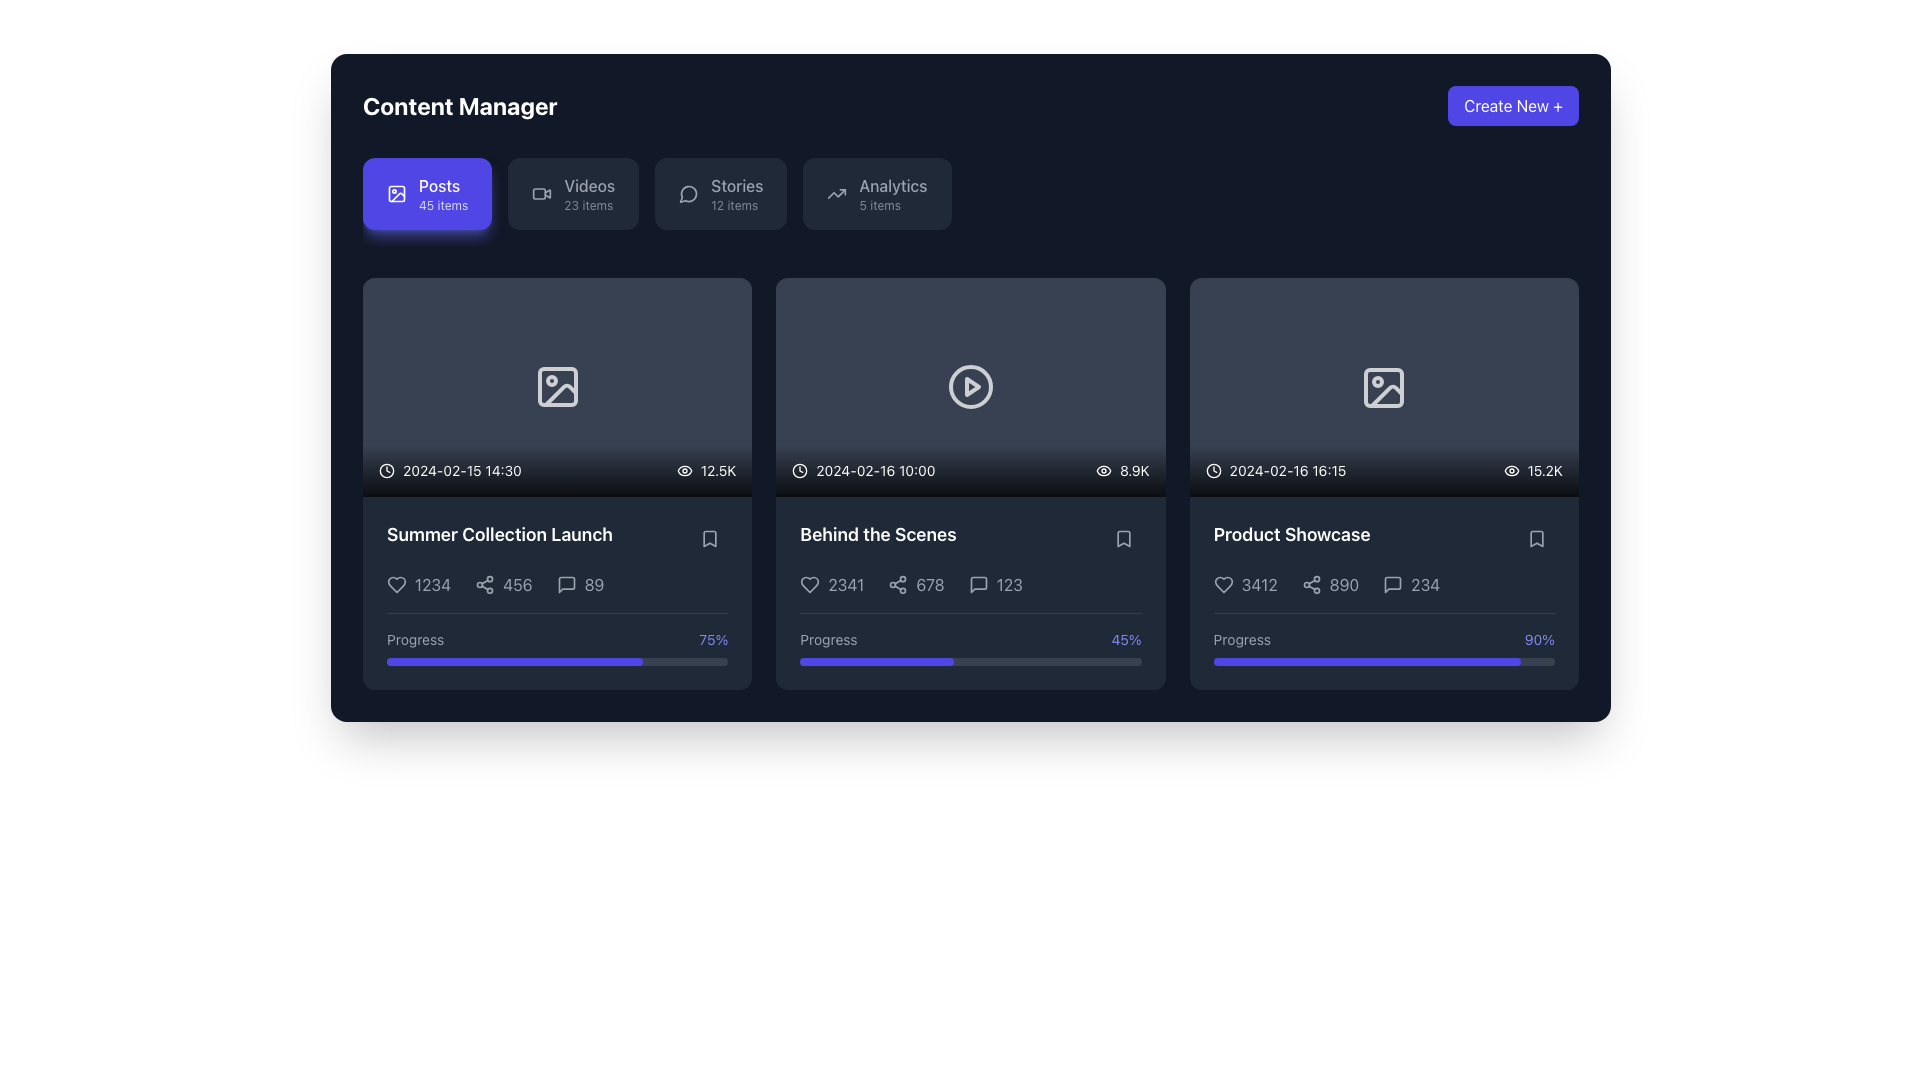  What do you see at coordinates (1258, 585) in the screenshot?
I see `numerical value '3412' displayed in medium-gray color on the bottom right corner of the 'Product Showcase' card, positioned after the heart-shaped icon` at bounding box center [1258, 585].